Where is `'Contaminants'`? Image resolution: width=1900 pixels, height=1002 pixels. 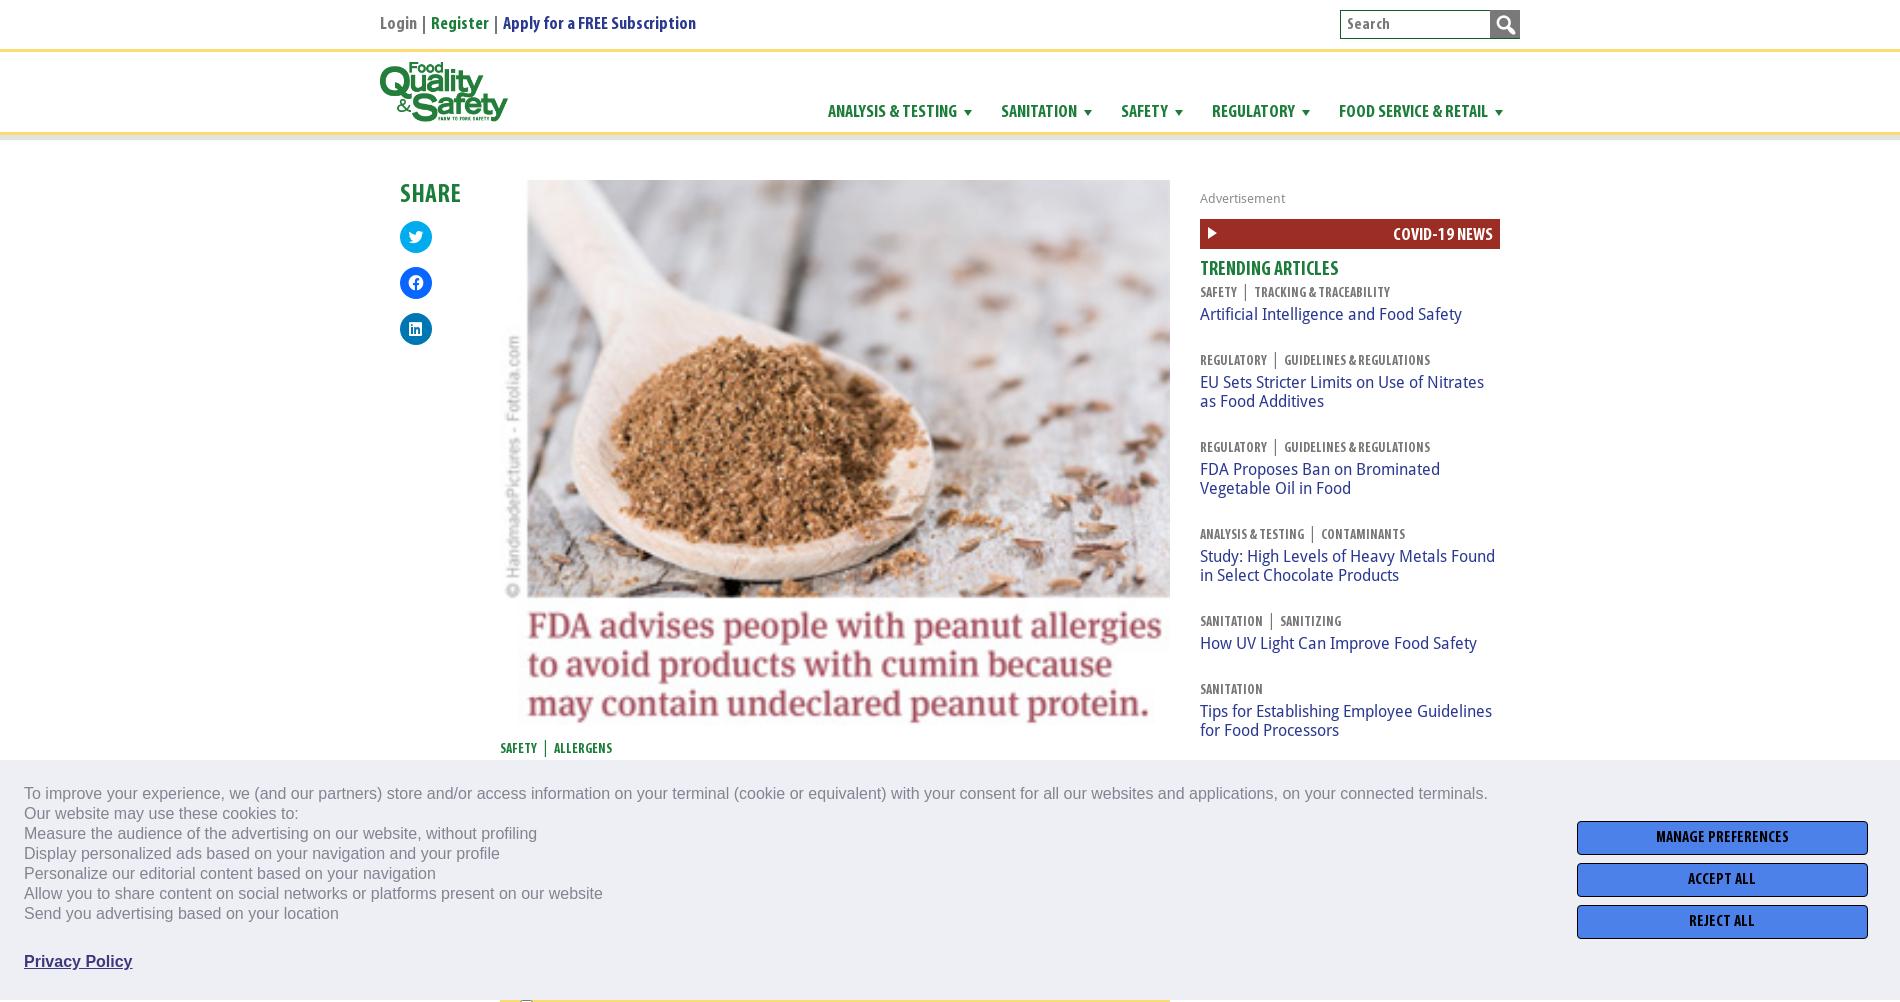
'Contaminants' is located at coordinates (1320, 534).